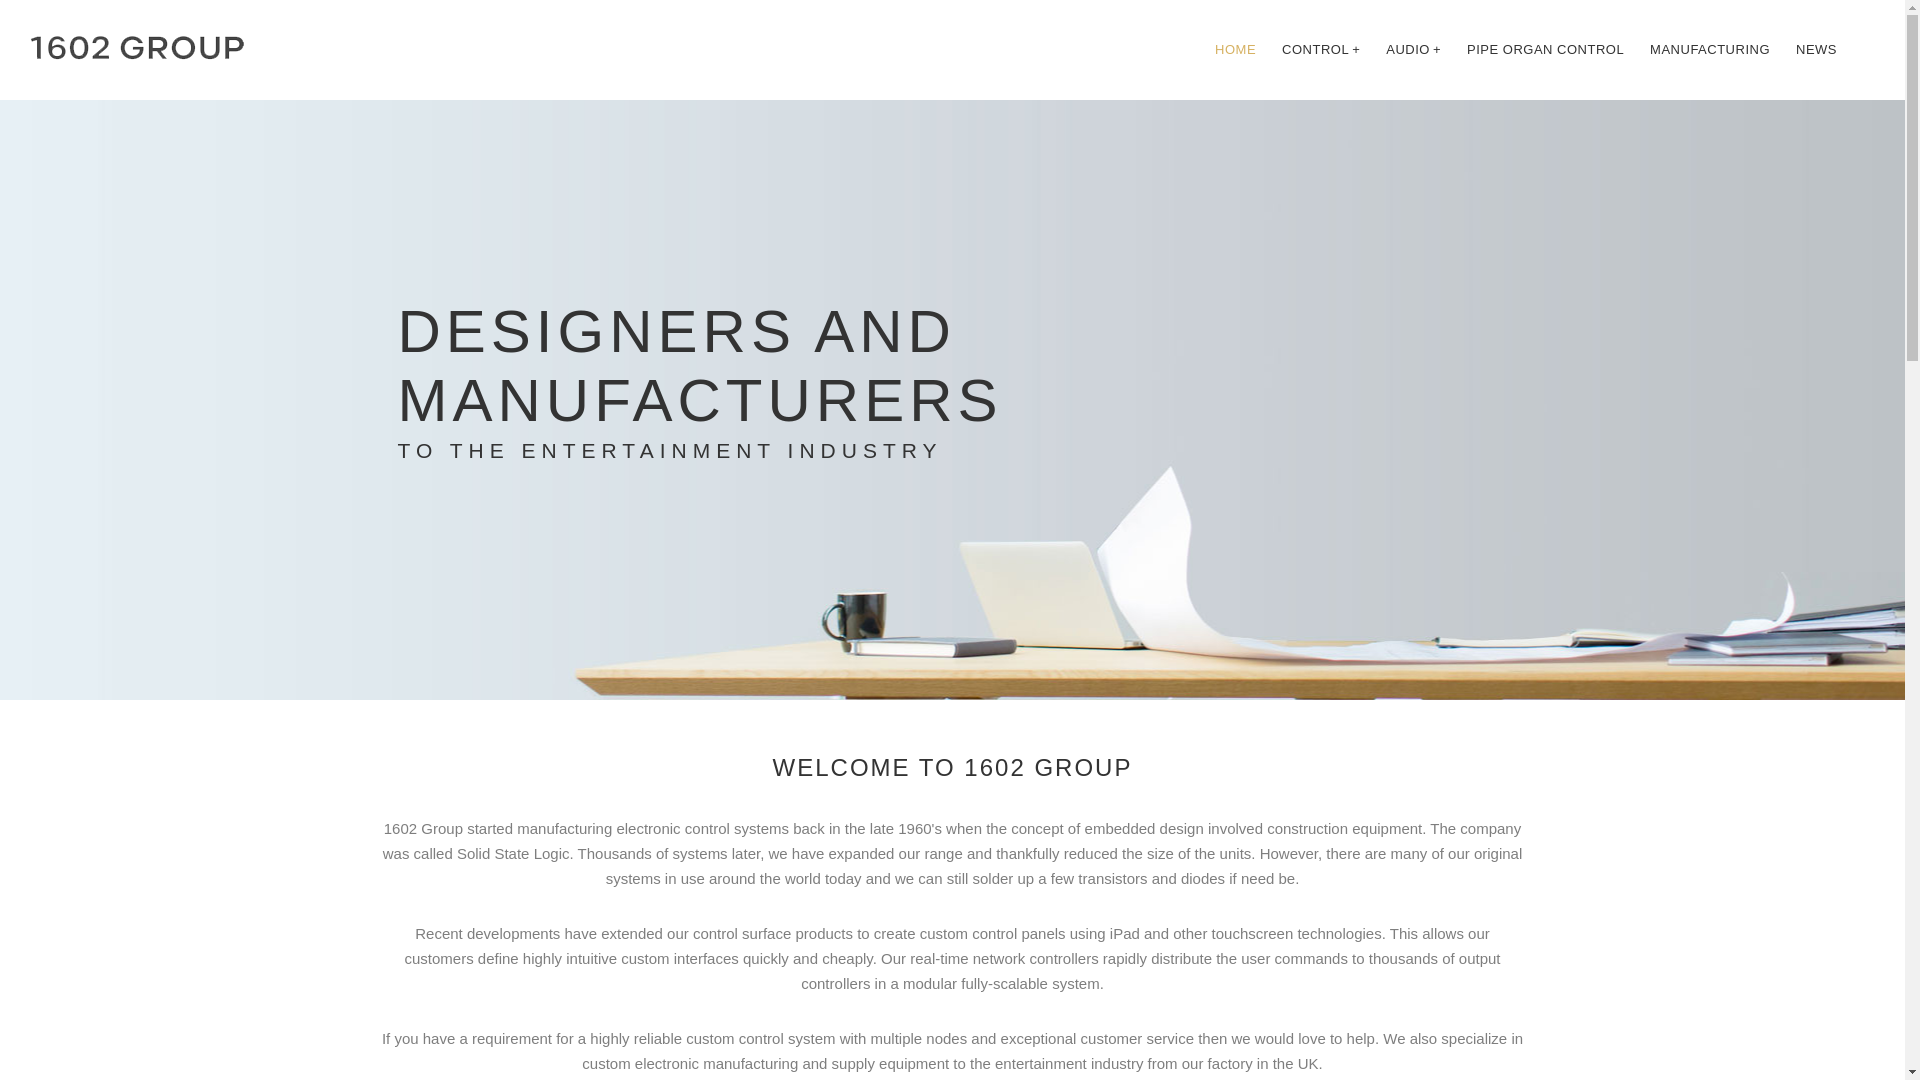 This screenshot has height=1080, width=1920. What do you see at coordinates (1816, 49) in the screenshot?
I see `'NEWS'` at bounding box center [1816, 49].